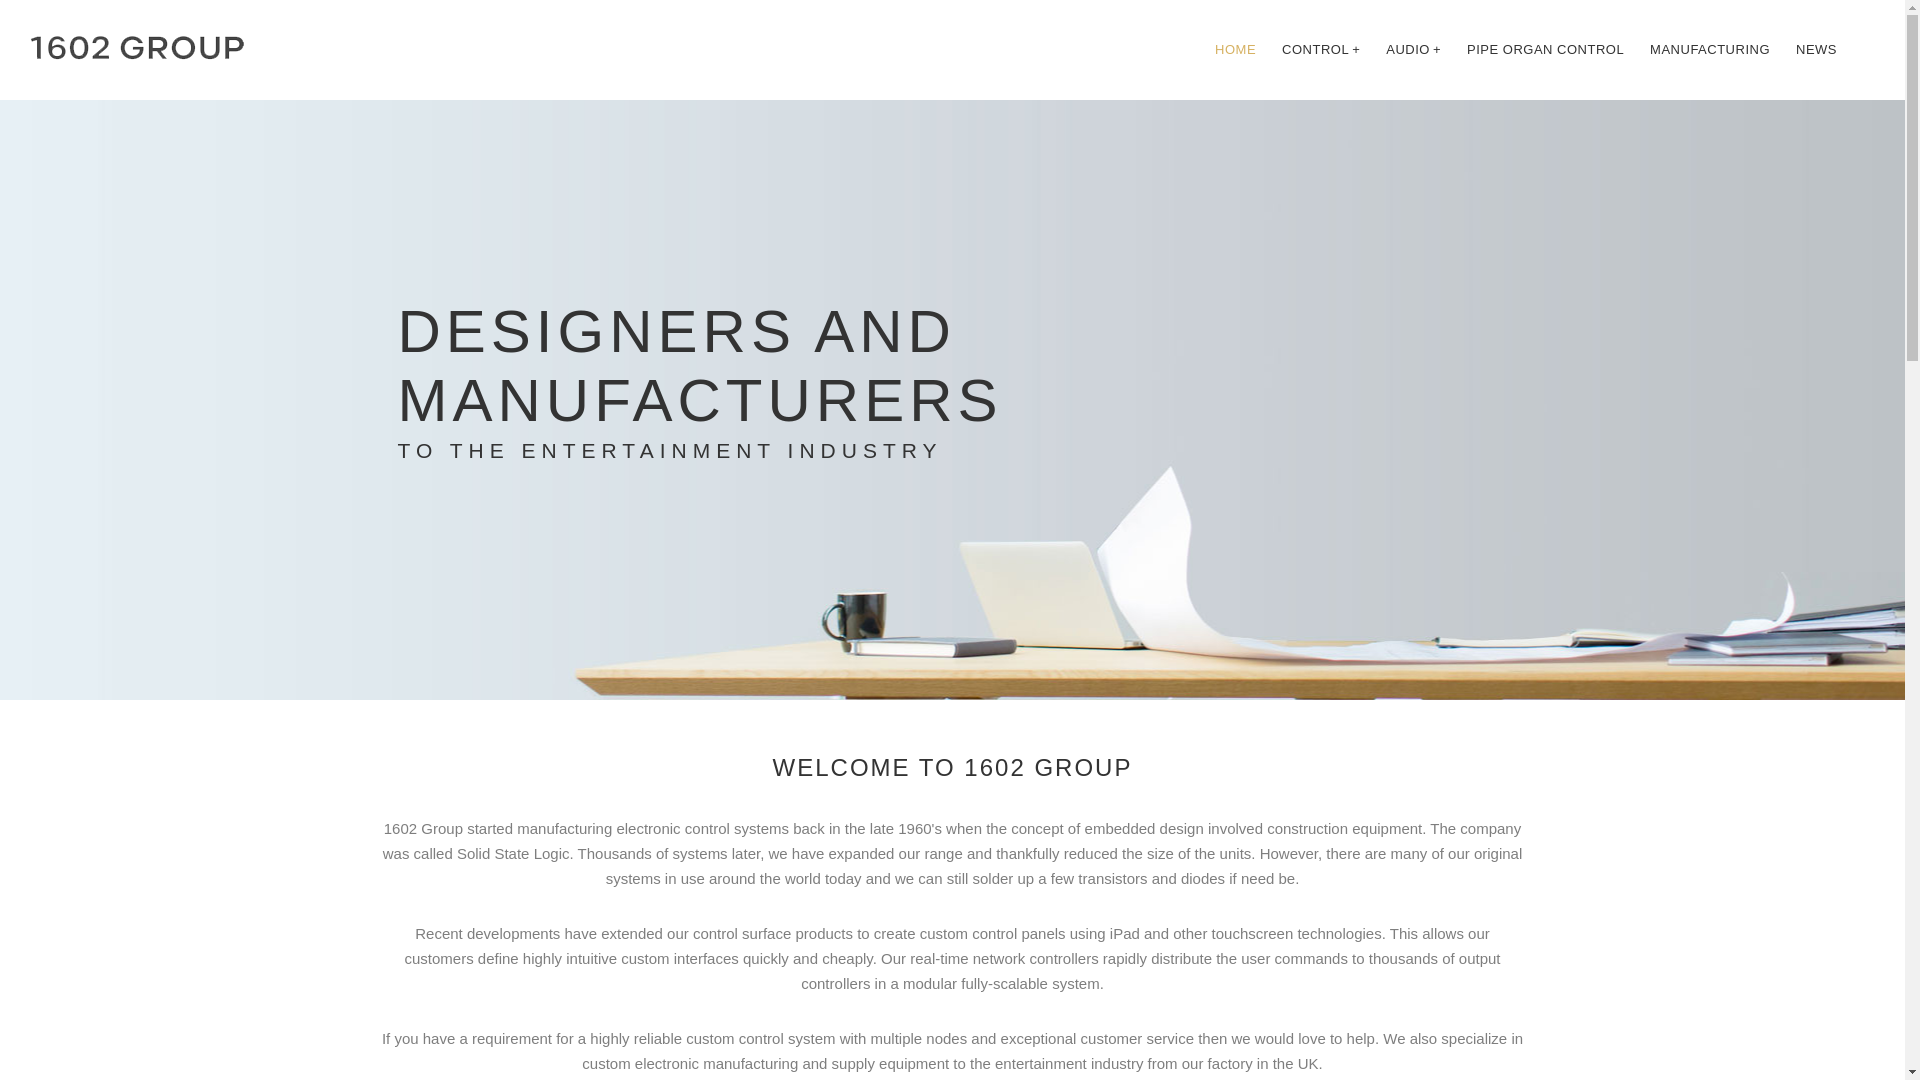 This screenshot has height=1080, width=1920. What do you see at coordinates (1816, 49) in the screenshot?
I see `'NEWS'` at bounding box center [1816, 49].